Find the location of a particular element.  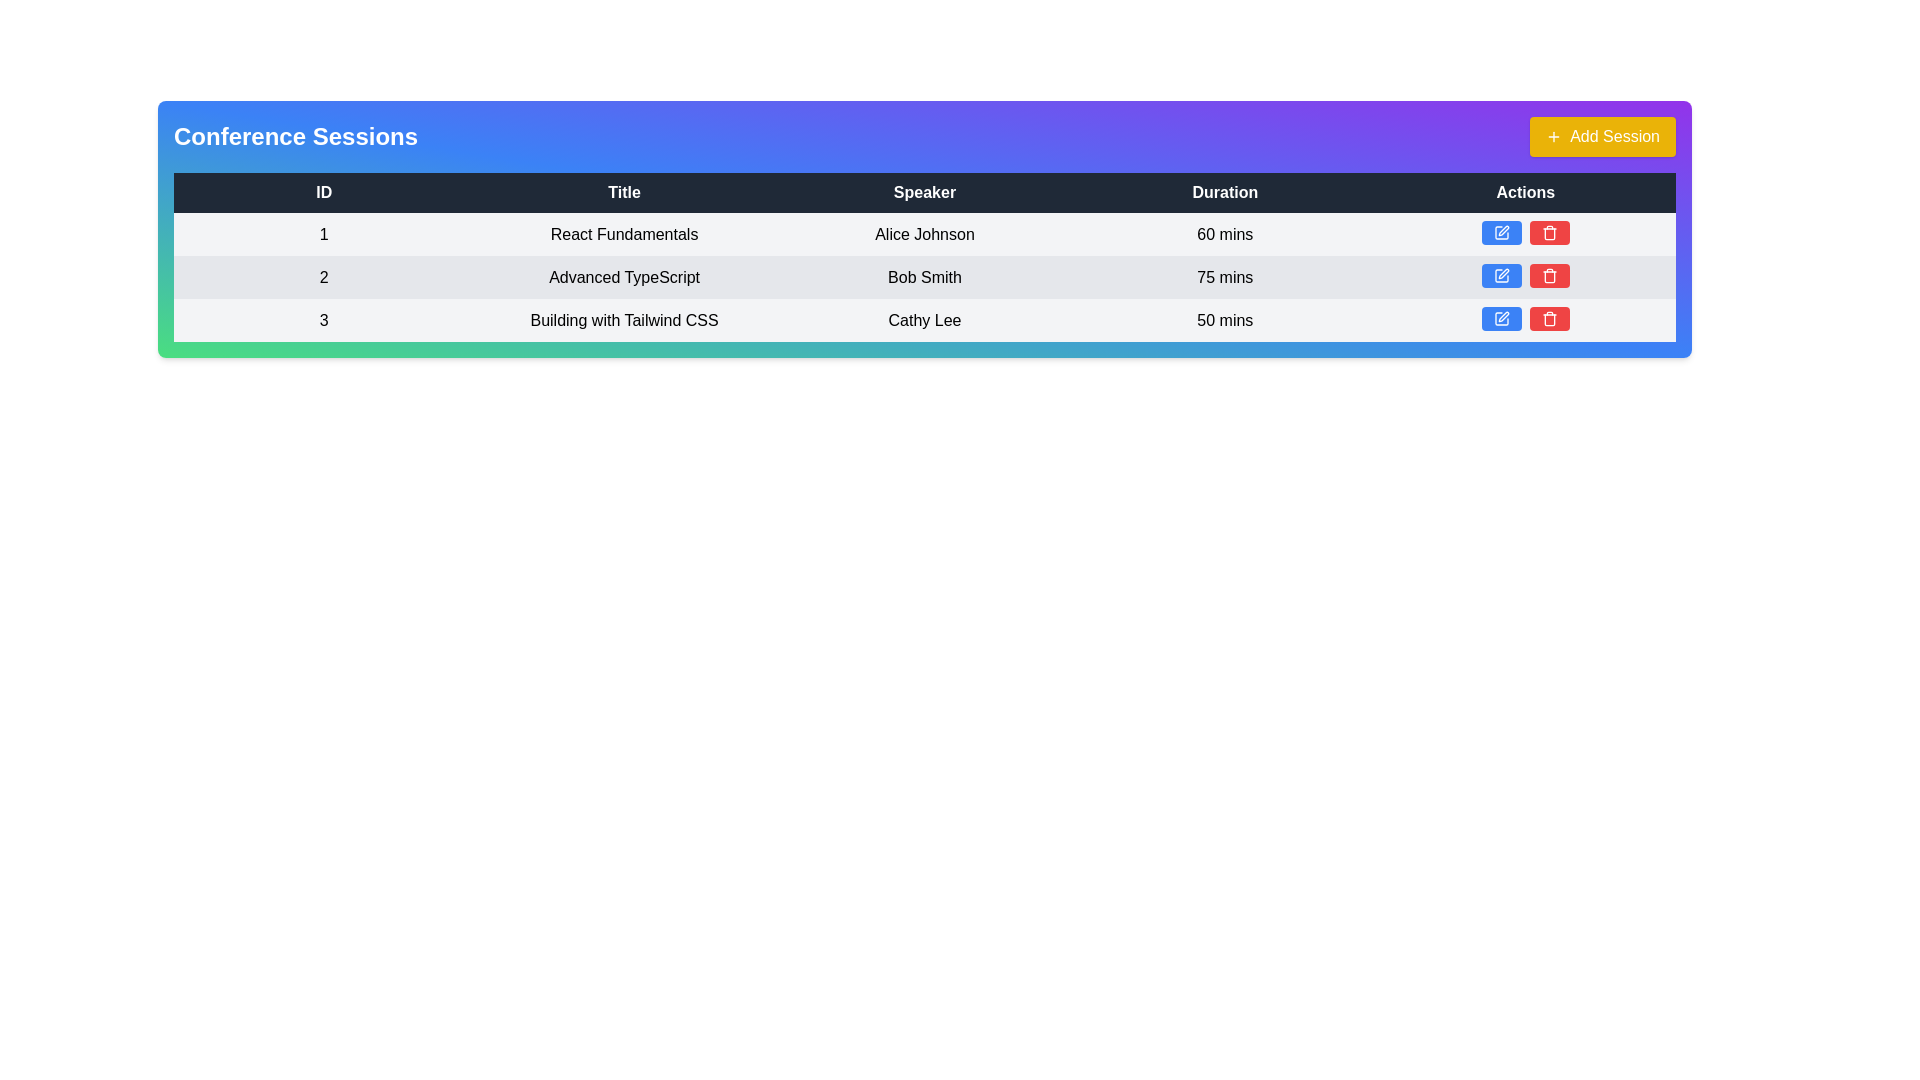

the numeric label displaying the number '2' located in the first cell of the second row under the 'ID' column in a tabular layout is located at coordinates (324, 277).